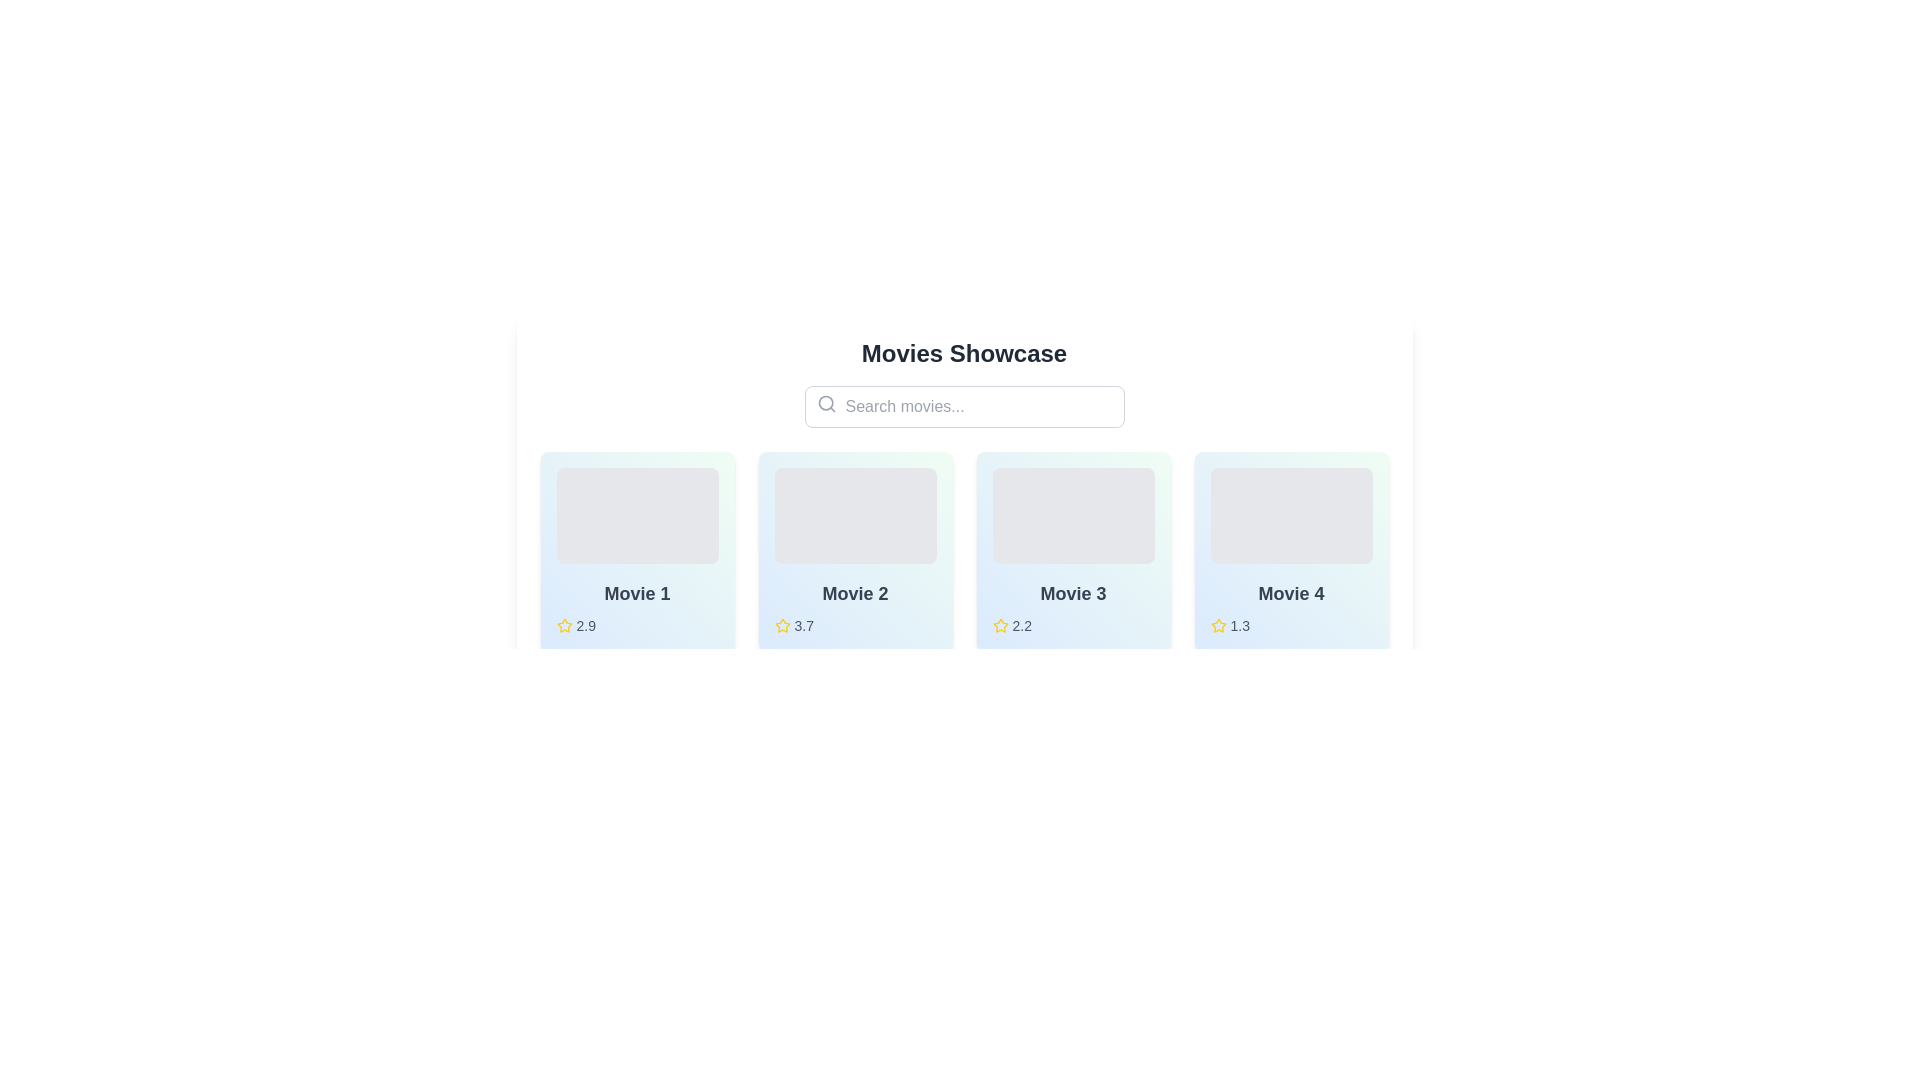 The width and height of the screenshot is (1920, 1080). I want to click on the text label that conveys the name of the movie, positioned below a rounded rectangle placeholder and above the rating section with a star icon, so click(636, 593).